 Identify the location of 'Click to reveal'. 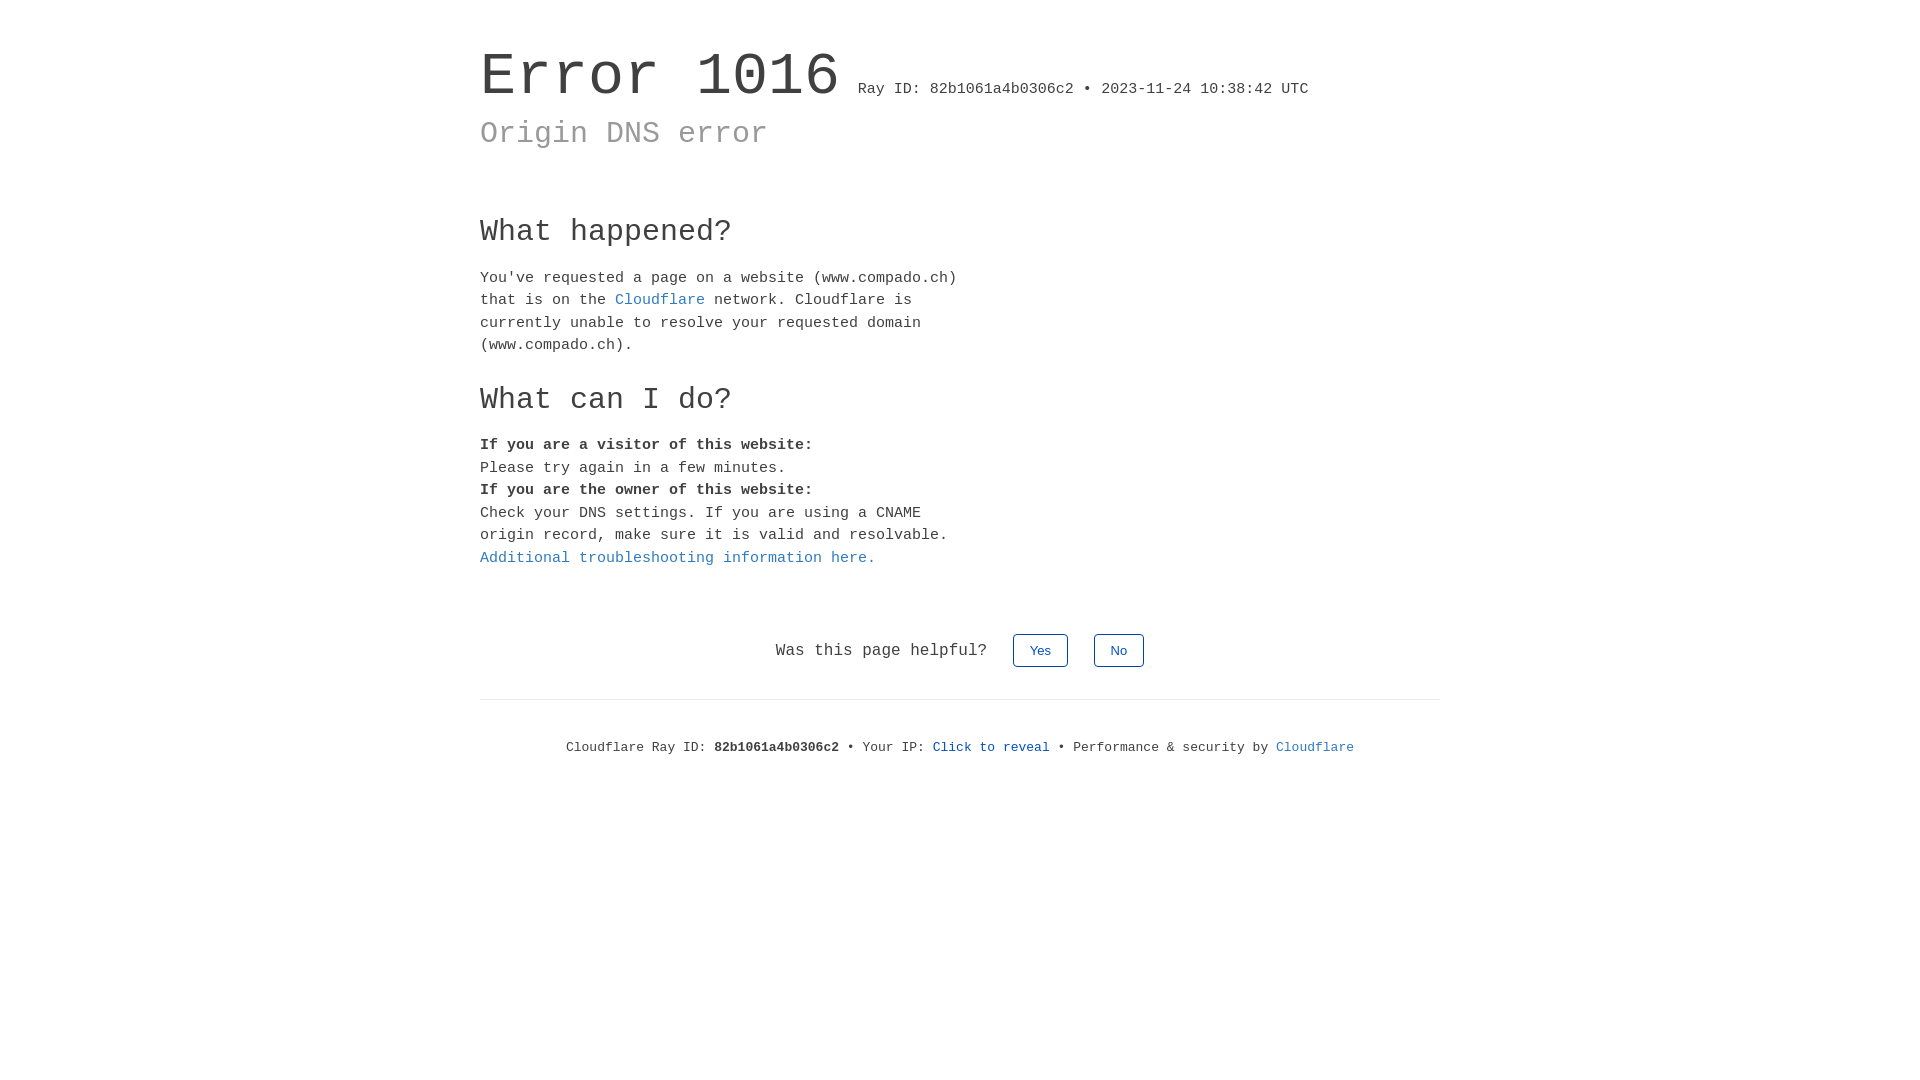
(991, 747).